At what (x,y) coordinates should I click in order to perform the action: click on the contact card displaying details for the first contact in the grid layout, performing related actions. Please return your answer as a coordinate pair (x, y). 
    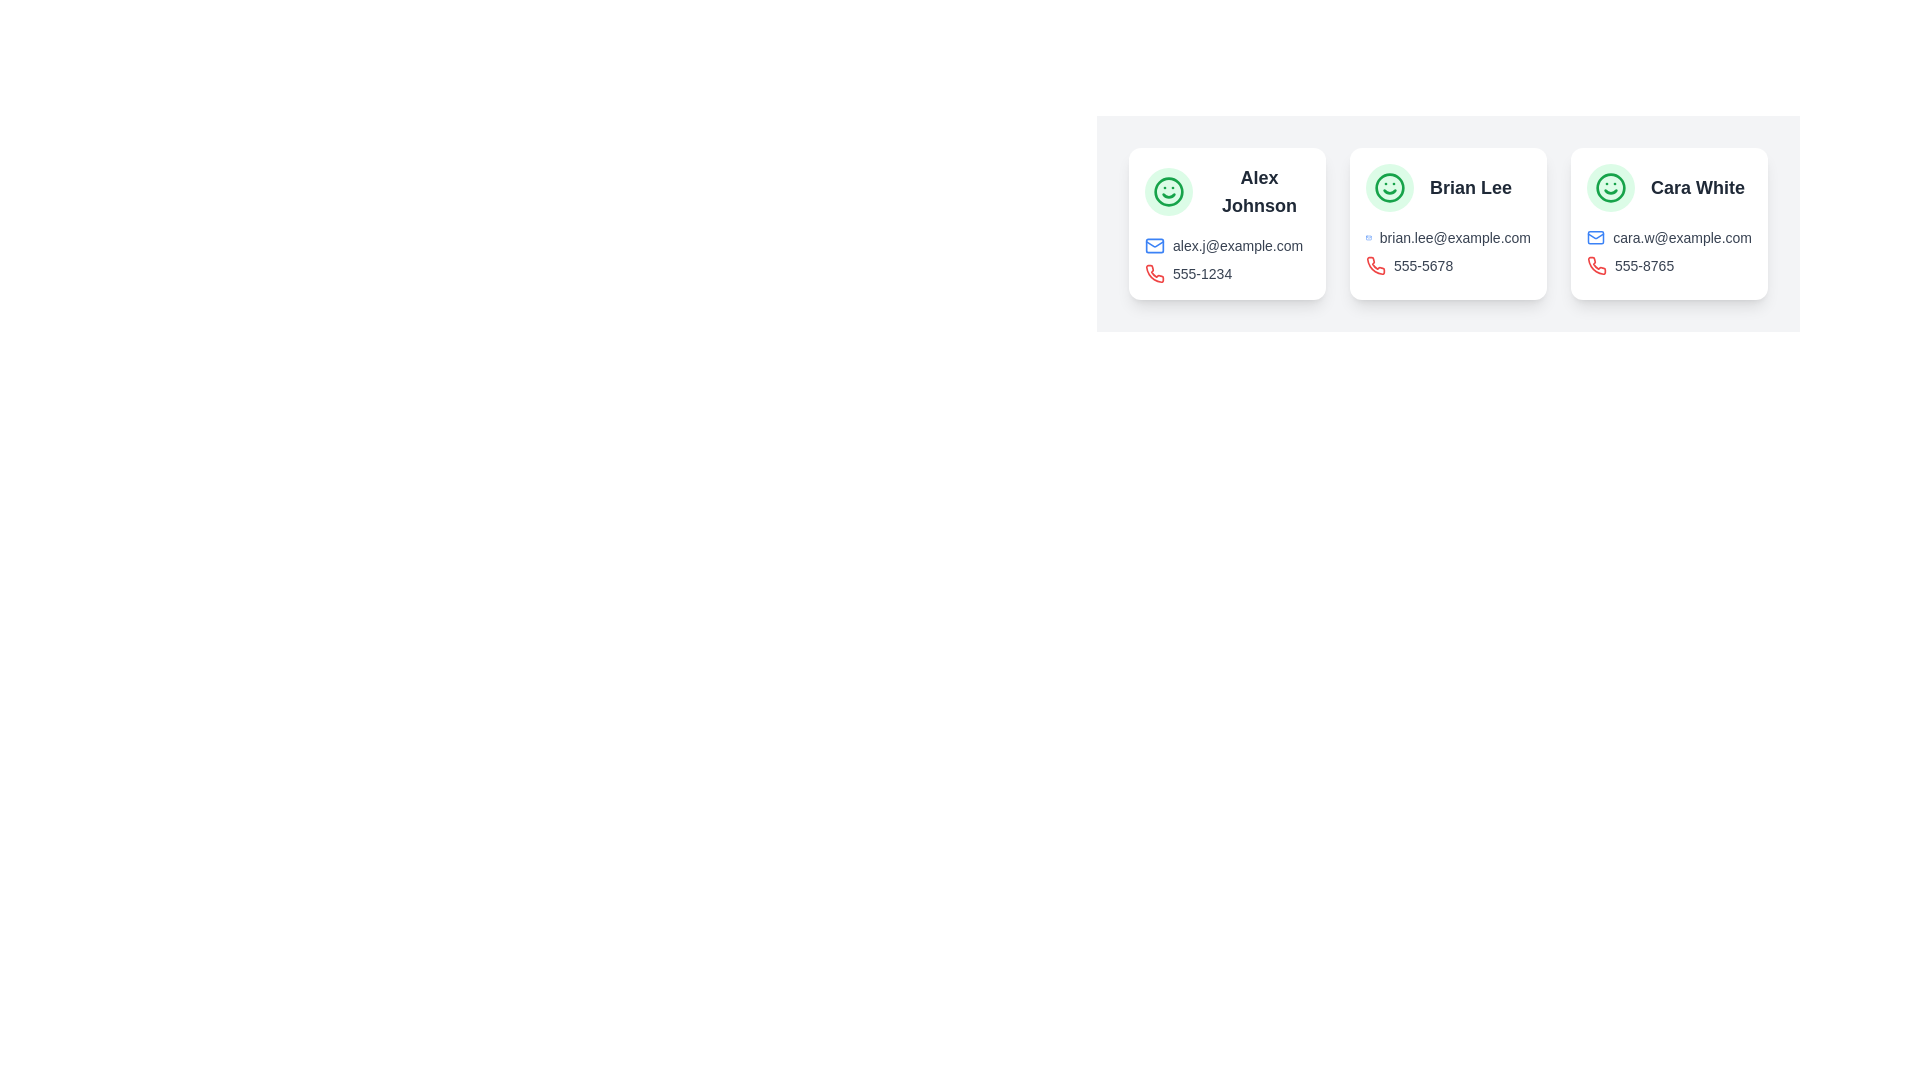
    Looking at the image, I should click on (1226, 223).